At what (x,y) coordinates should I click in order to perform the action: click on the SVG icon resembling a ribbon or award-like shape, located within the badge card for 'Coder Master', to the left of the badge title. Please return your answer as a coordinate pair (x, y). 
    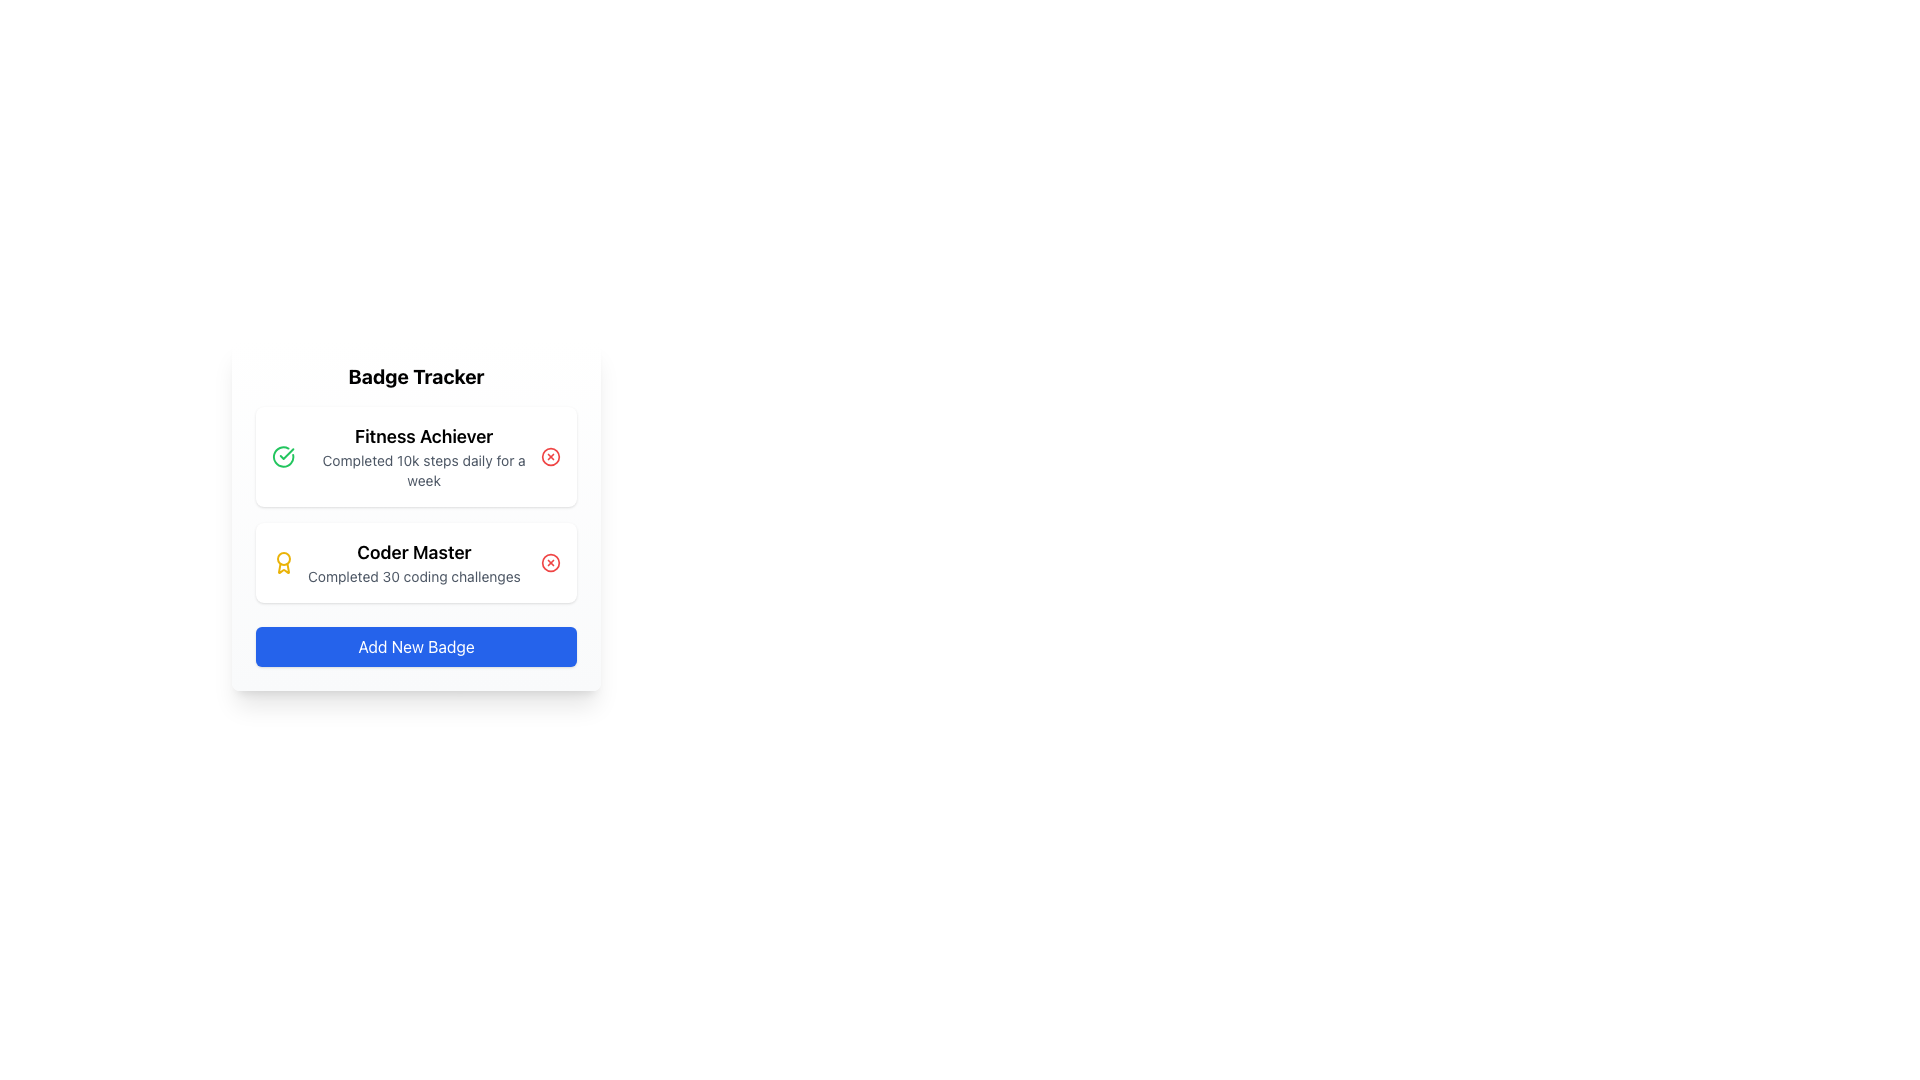
    Looking at the image, I should click on (282, 568).